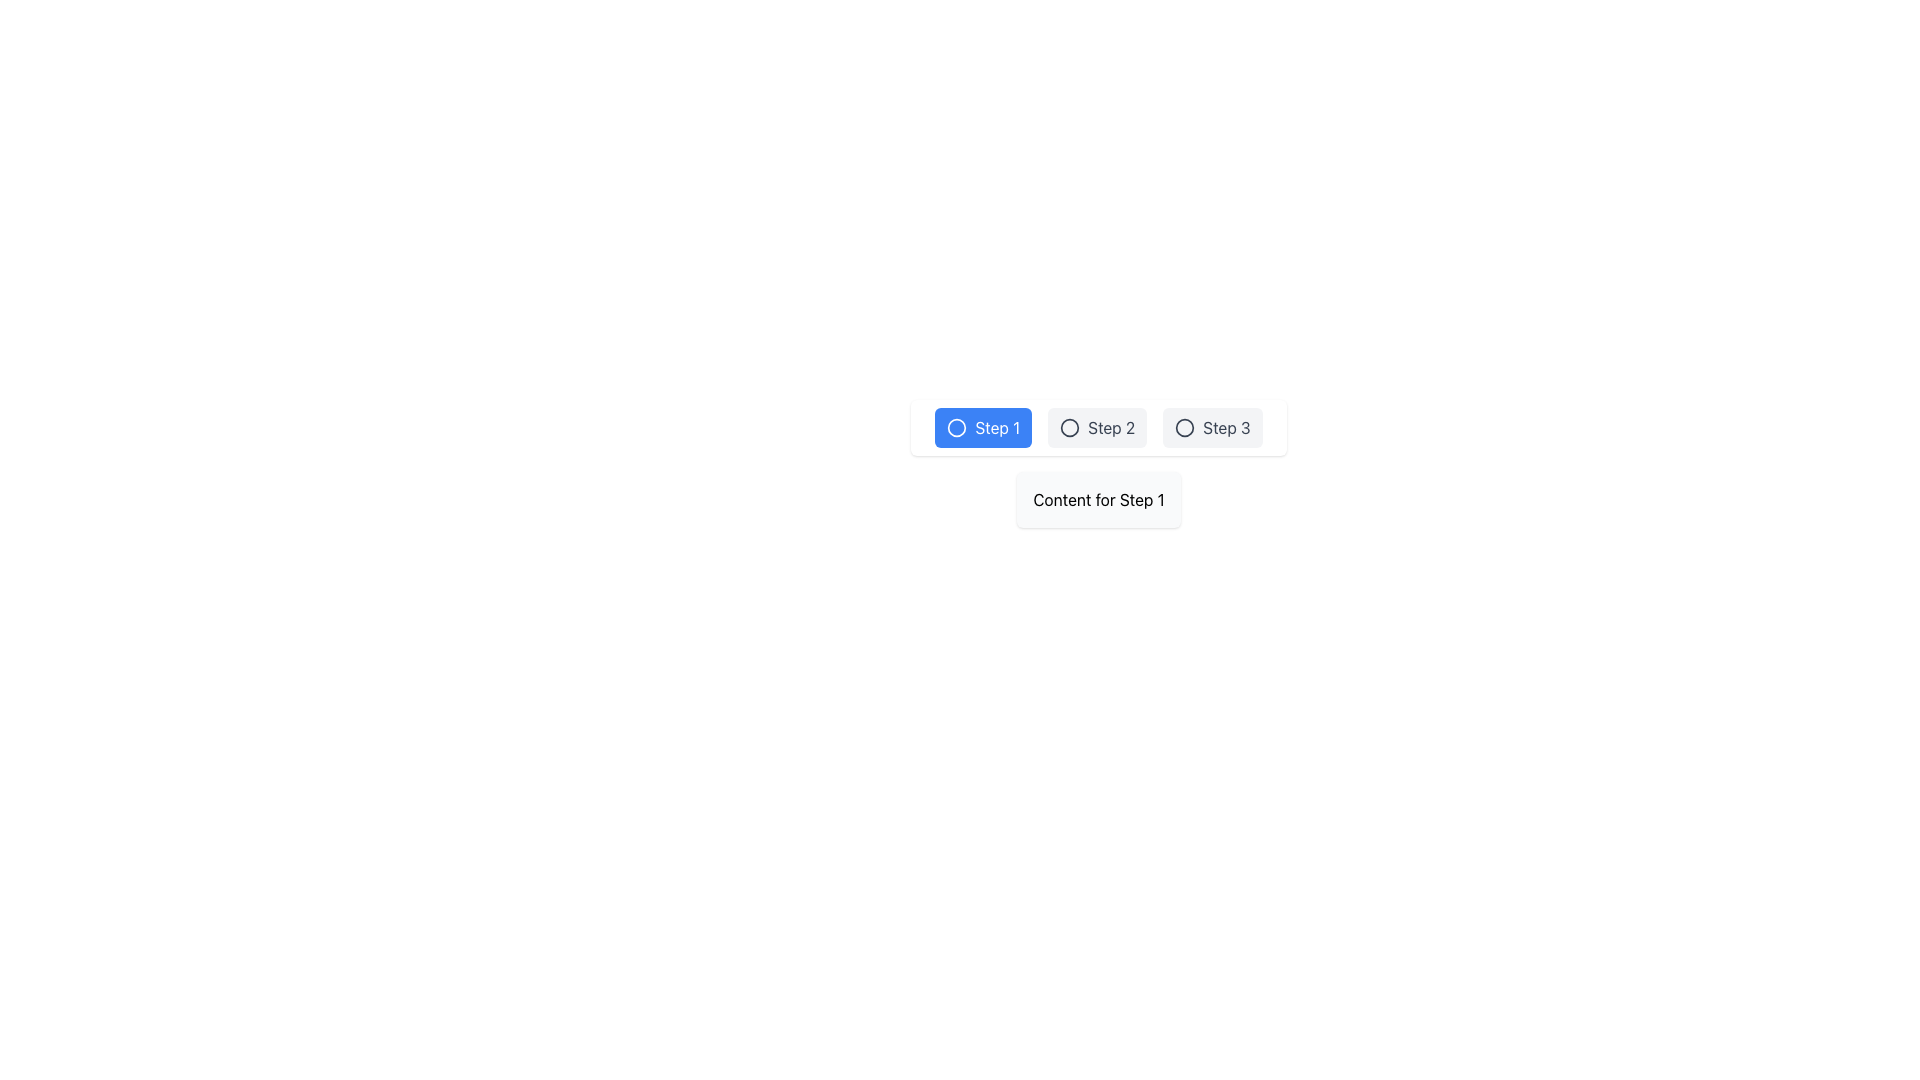  Describe the element at coordinates (1212, 427) in the screenshot. I see `the third button in the horizontal step navigation bar, which activates content associated with 'Step 3'` at that location.